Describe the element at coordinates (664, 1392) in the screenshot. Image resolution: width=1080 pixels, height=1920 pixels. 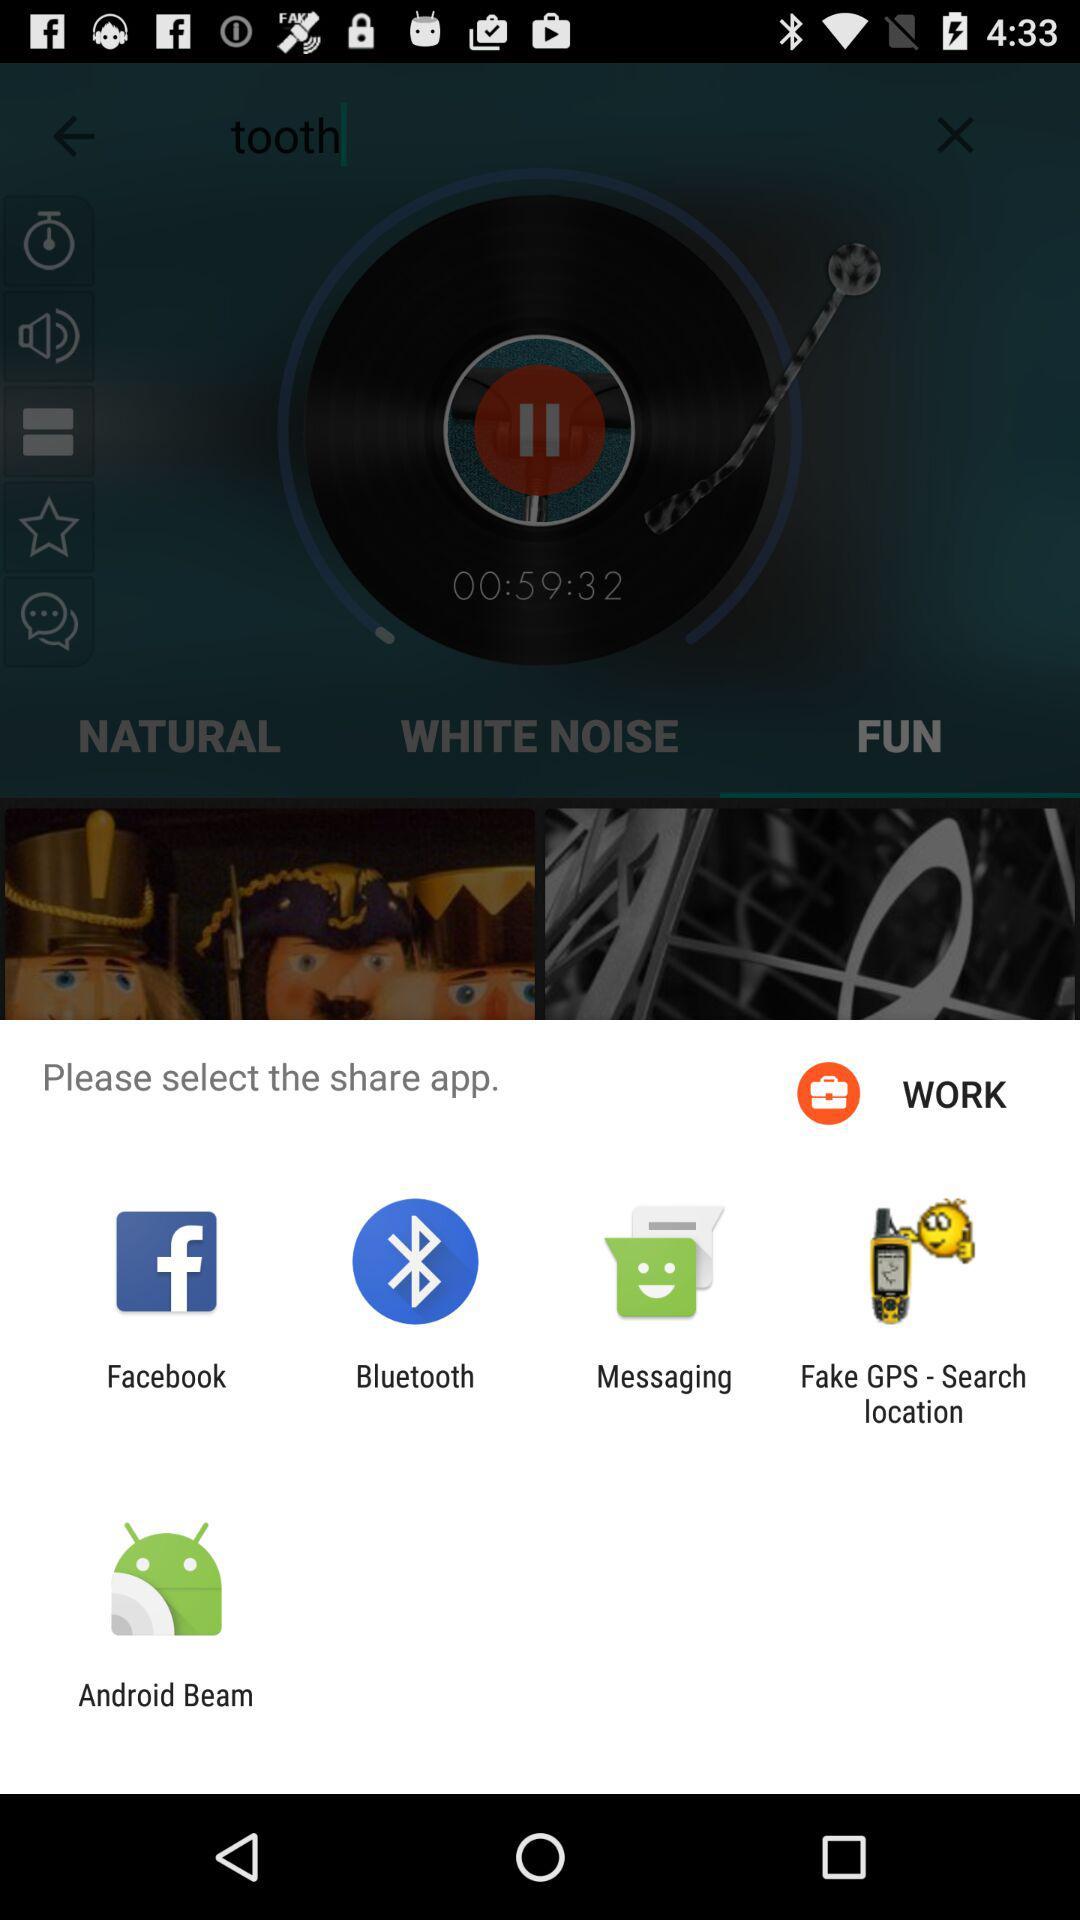
I see `app next to the bluetooth item` at that location.